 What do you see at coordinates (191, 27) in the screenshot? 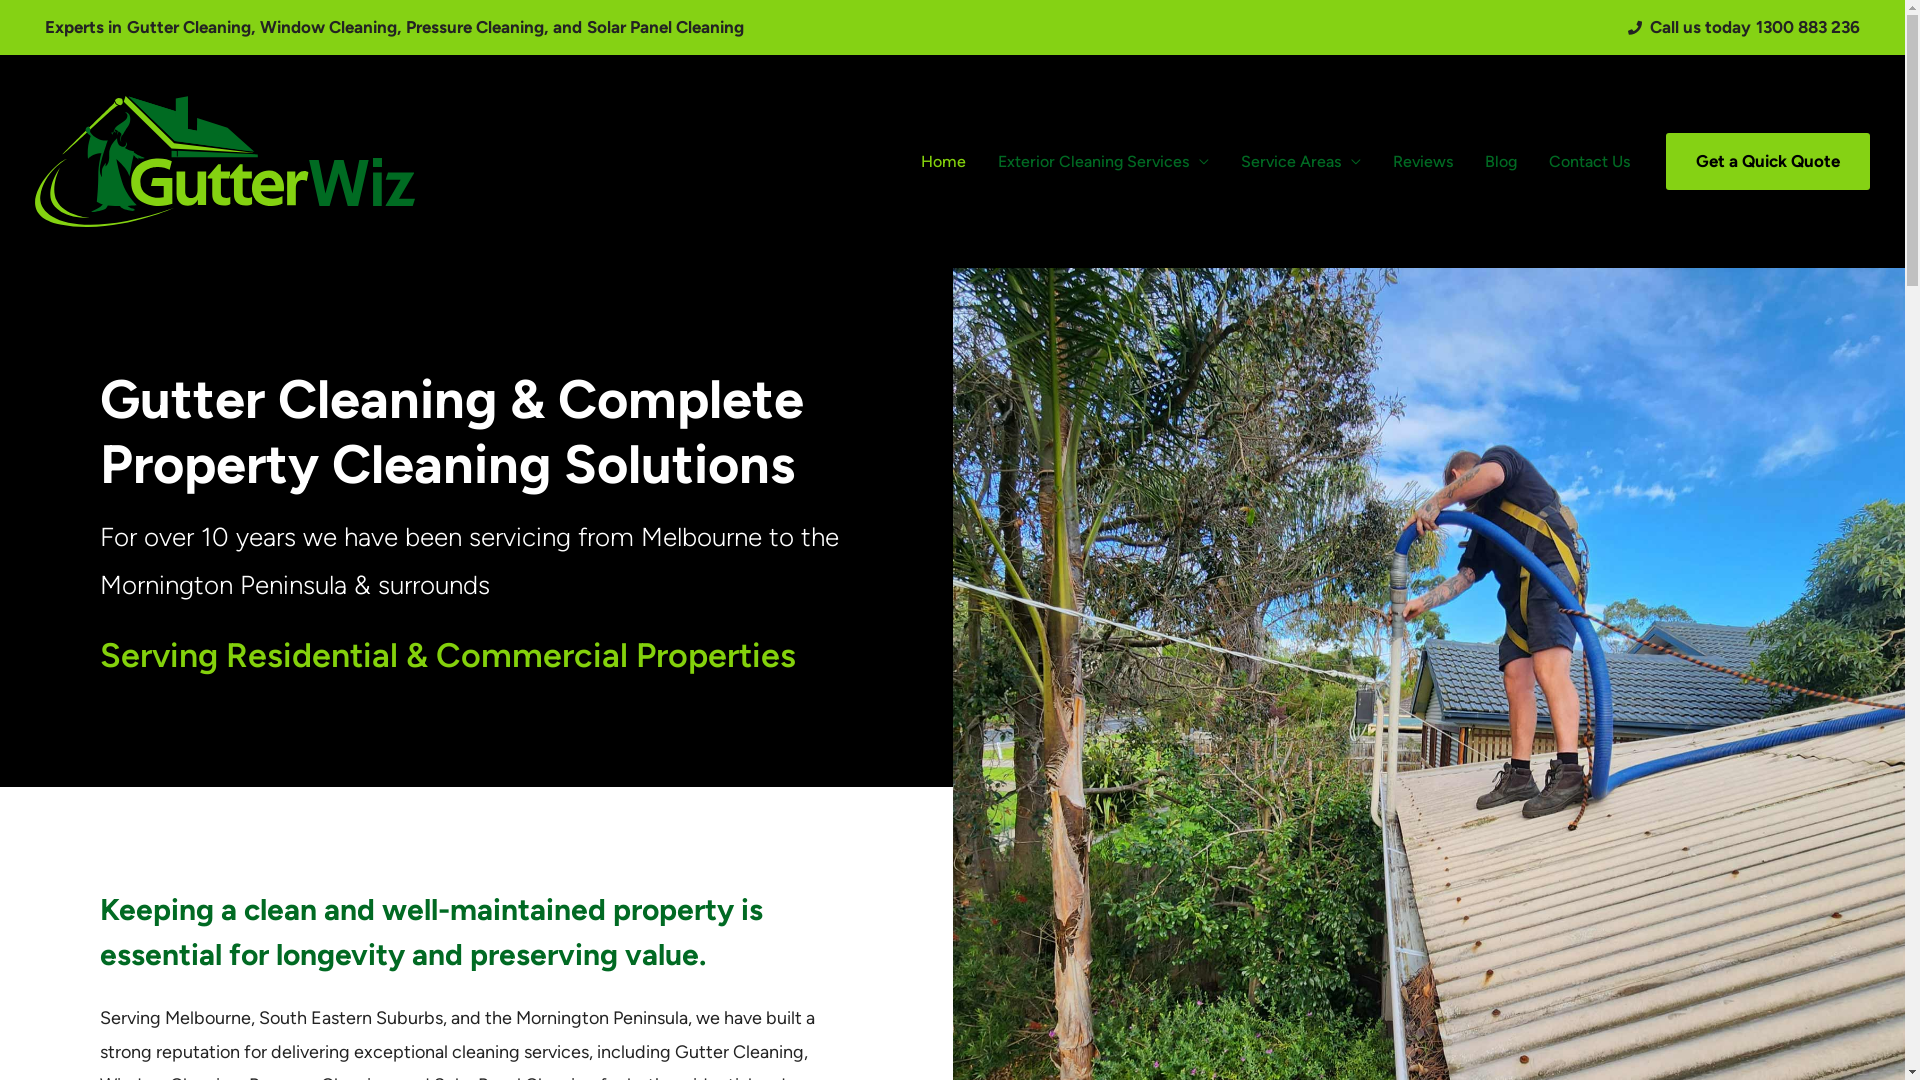
I see `'Gutter Cleaning,'` at bounding box center [191, 27].